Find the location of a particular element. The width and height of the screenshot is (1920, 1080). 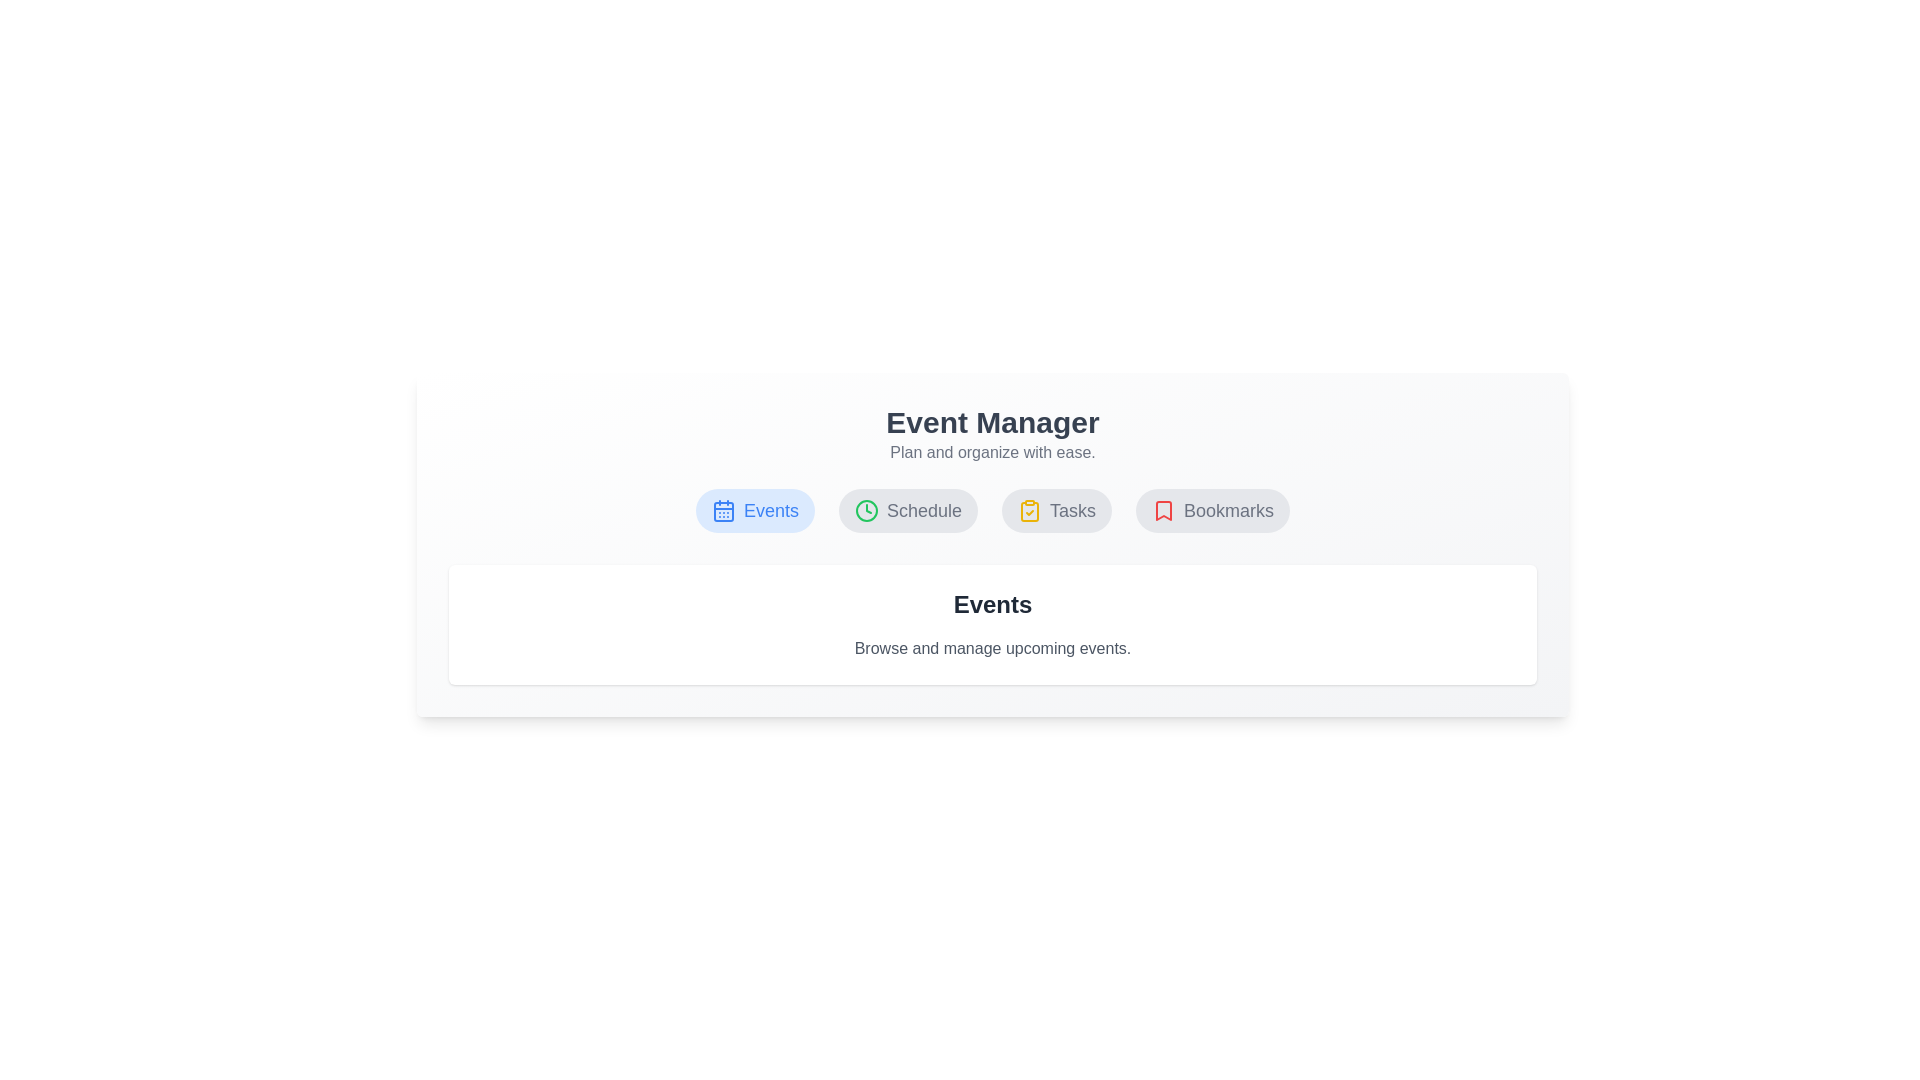

the tab labeled Bookmarks is located at coordinates (1212, 509).